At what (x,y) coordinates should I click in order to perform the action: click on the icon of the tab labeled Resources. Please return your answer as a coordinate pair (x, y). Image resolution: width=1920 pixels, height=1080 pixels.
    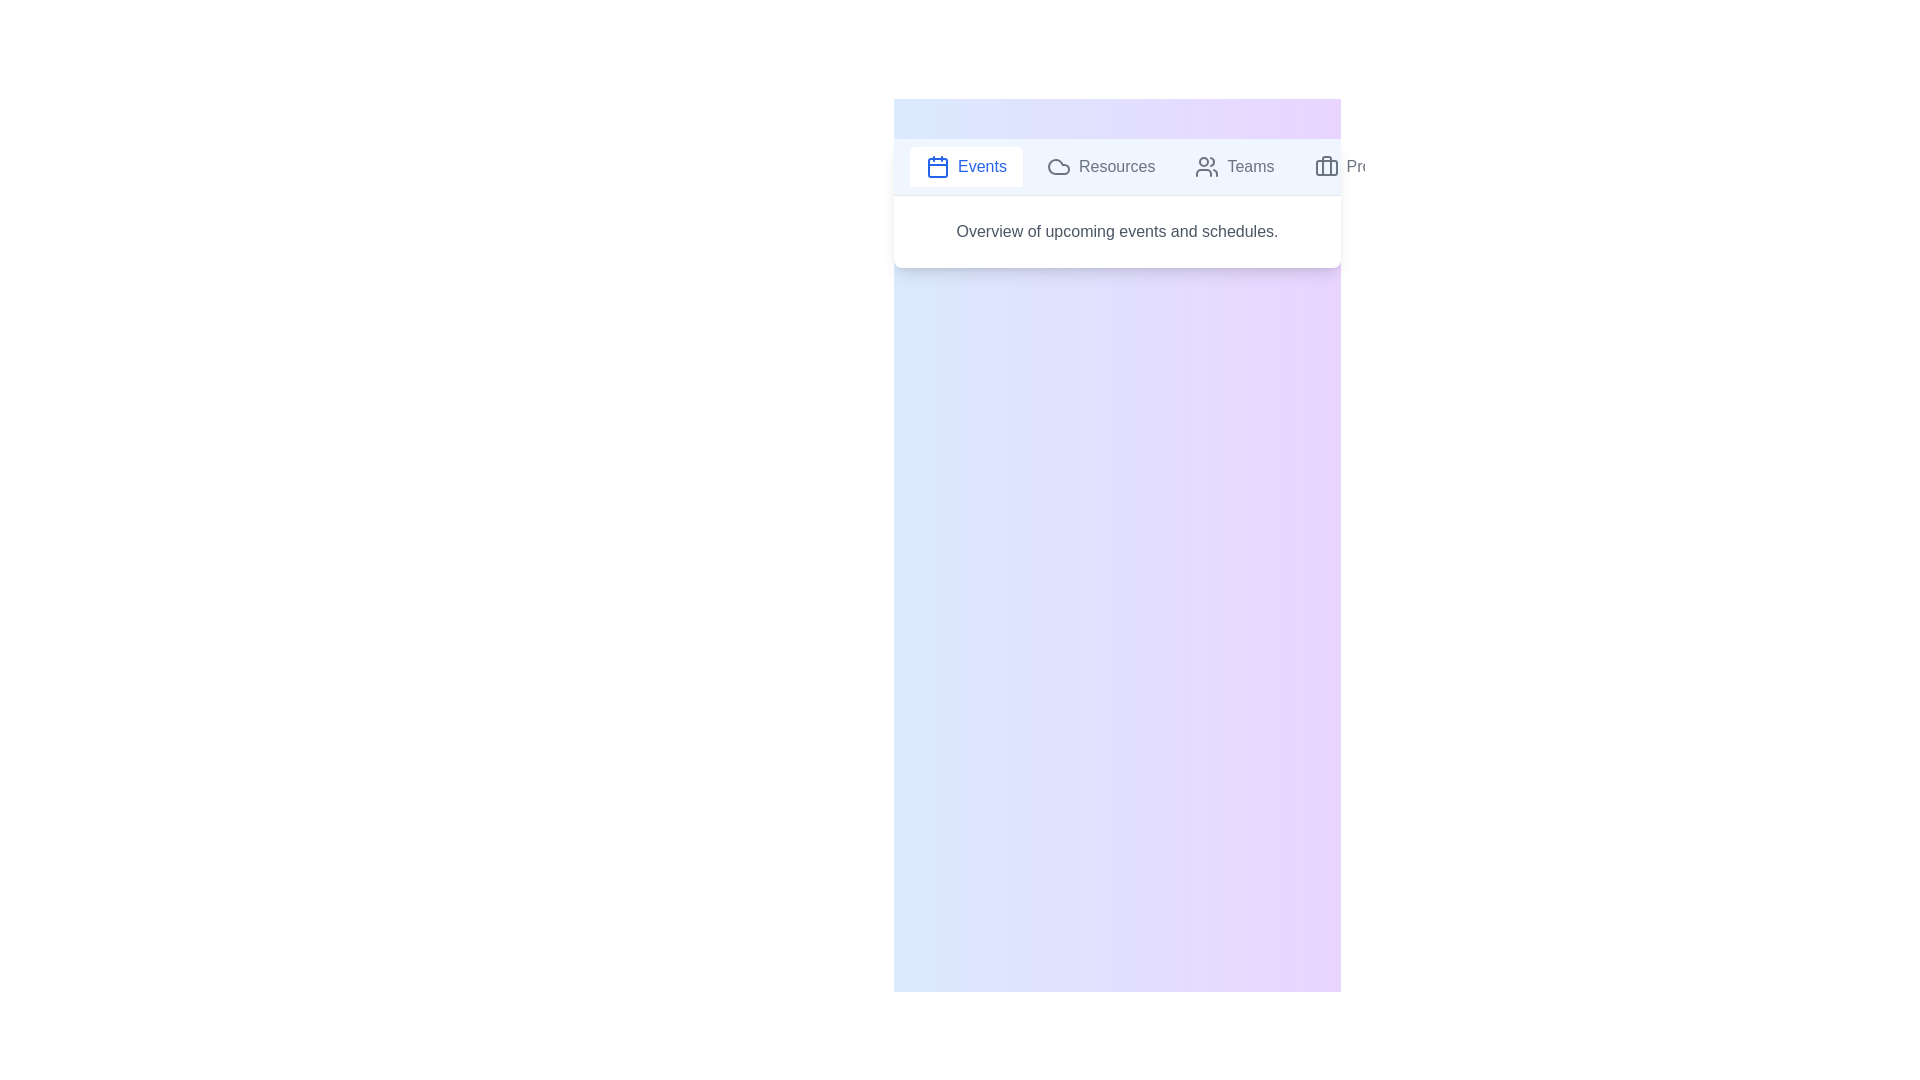
    Looking at the image, I should click on (1056, 165).